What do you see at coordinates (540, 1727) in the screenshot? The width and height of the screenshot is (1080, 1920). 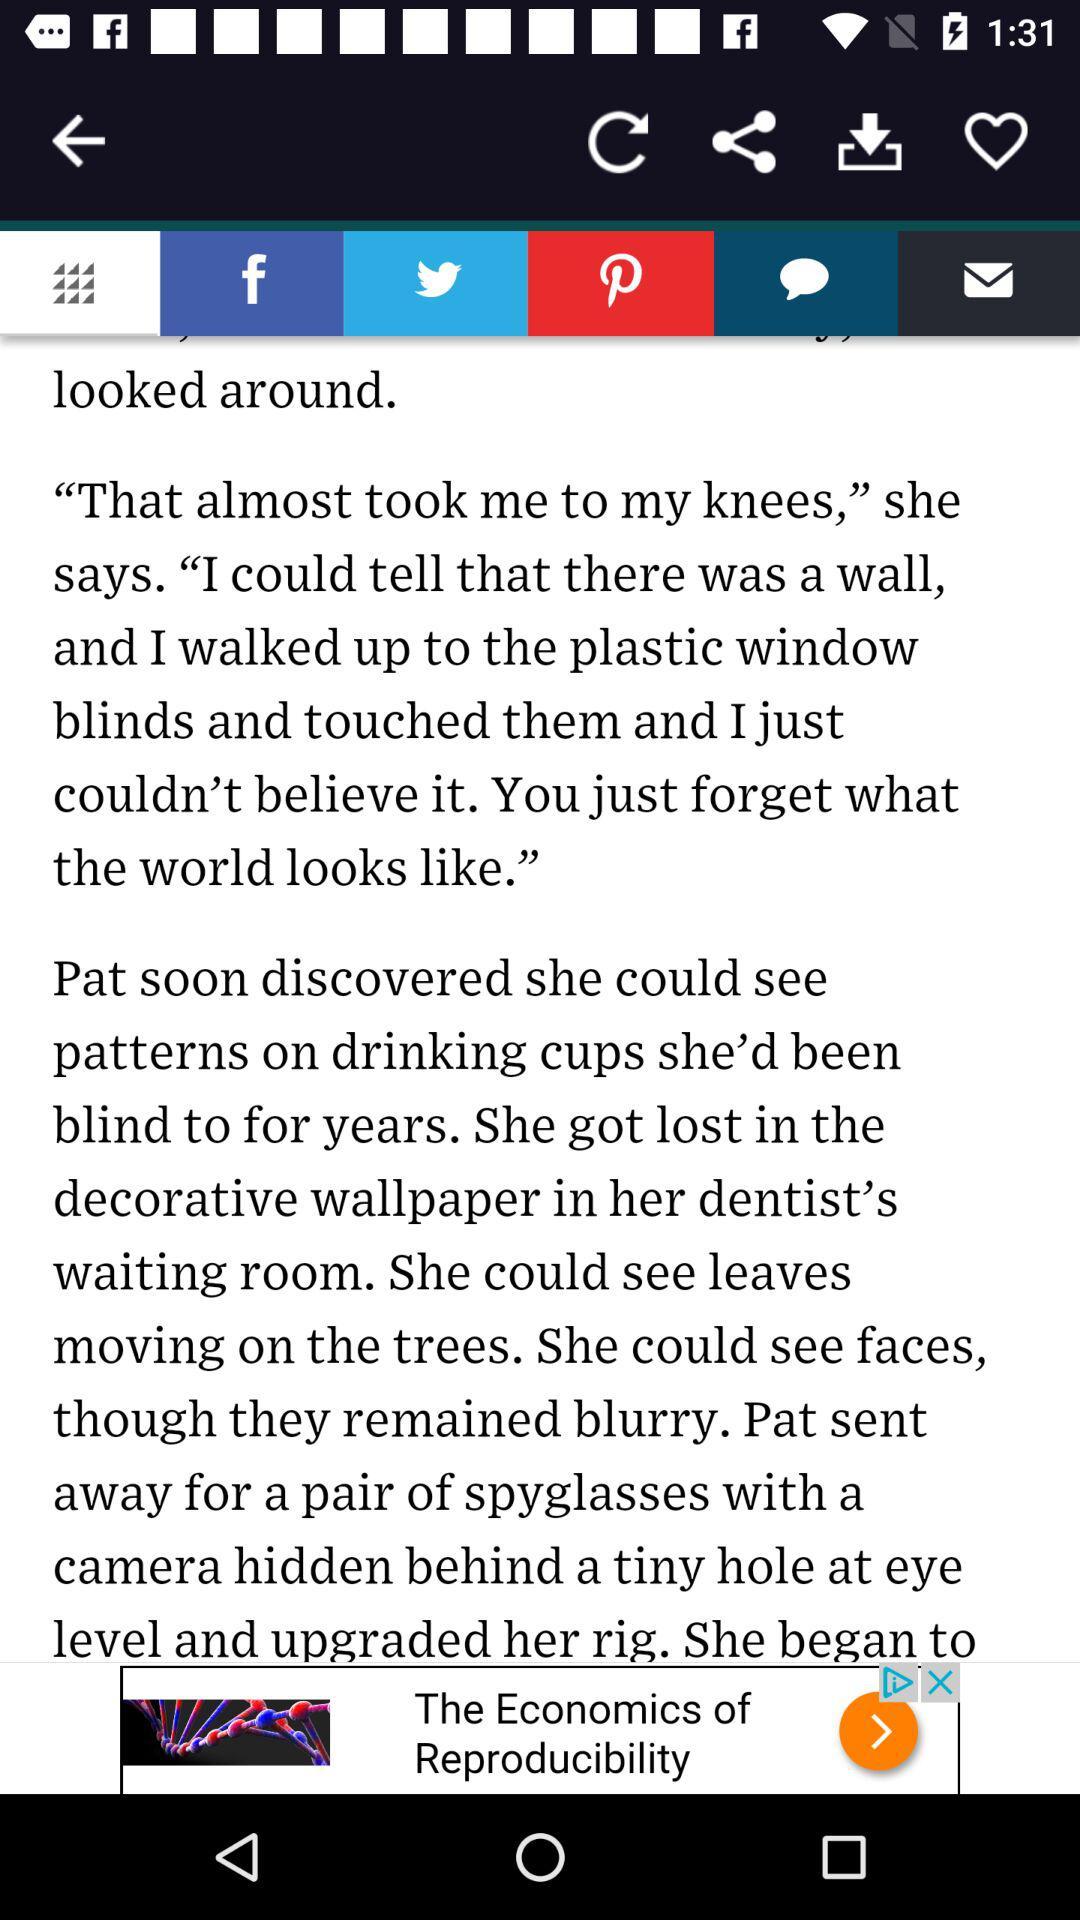 I see `advertisement` at bounding box center [540, 1727].